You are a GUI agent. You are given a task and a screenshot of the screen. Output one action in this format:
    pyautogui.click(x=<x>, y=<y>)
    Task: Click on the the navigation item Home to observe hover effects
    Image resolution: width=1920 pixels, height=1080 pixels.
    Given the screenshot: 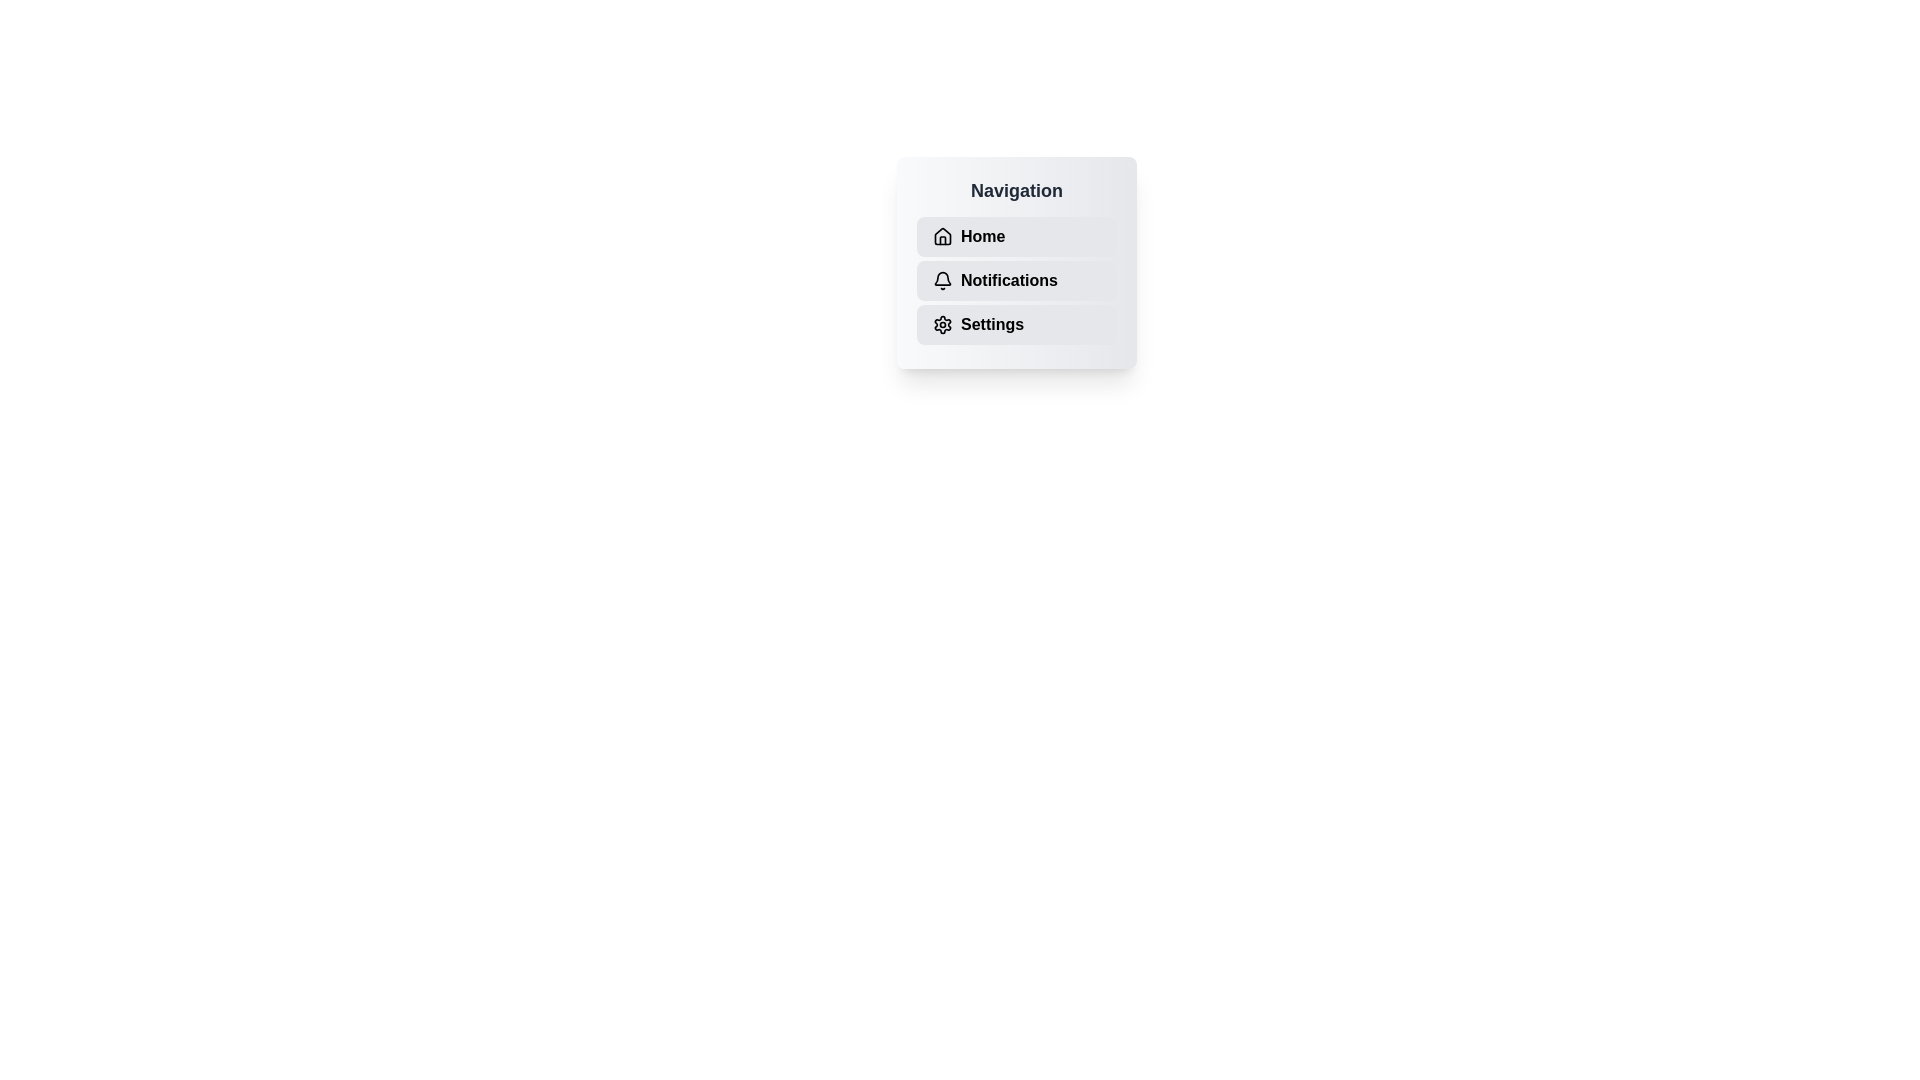 What is the action you would take?
    pyautogui.click(x=1017, y=235)
    